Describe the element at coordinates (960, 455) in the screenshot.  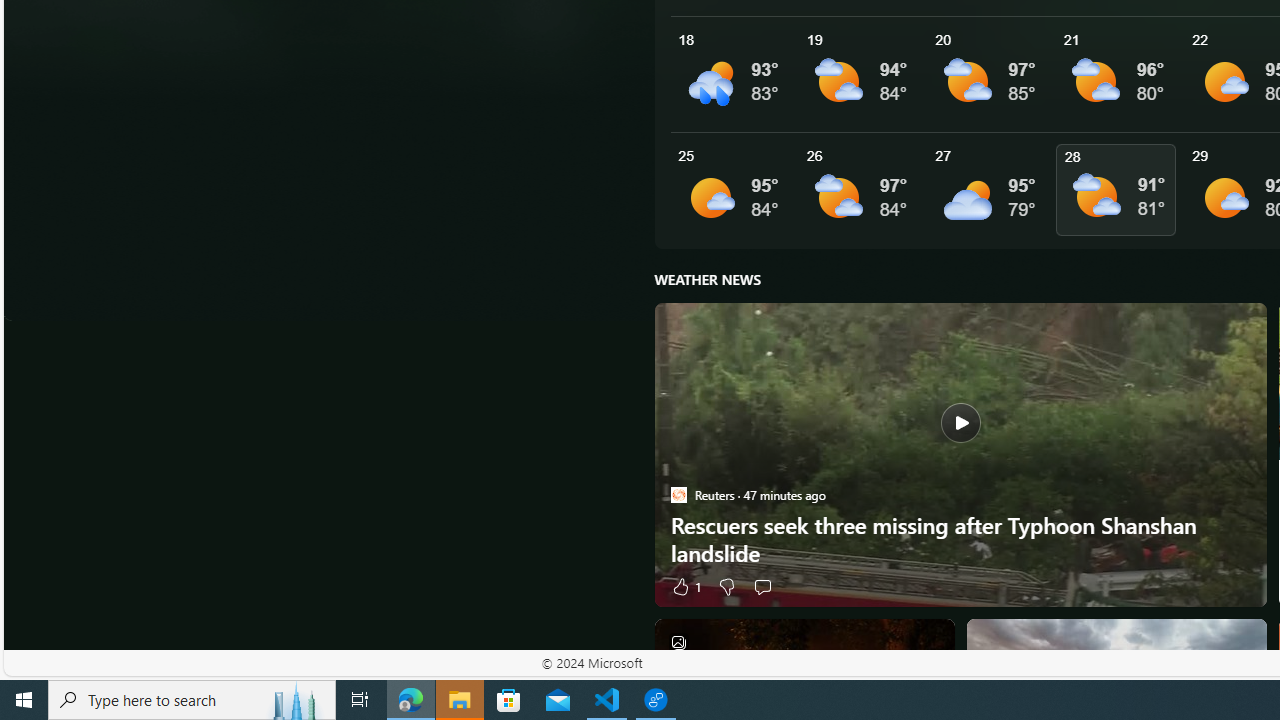
I see `'Rescuers seek three missing after Typhoon Shanshan landslide'` at that location.